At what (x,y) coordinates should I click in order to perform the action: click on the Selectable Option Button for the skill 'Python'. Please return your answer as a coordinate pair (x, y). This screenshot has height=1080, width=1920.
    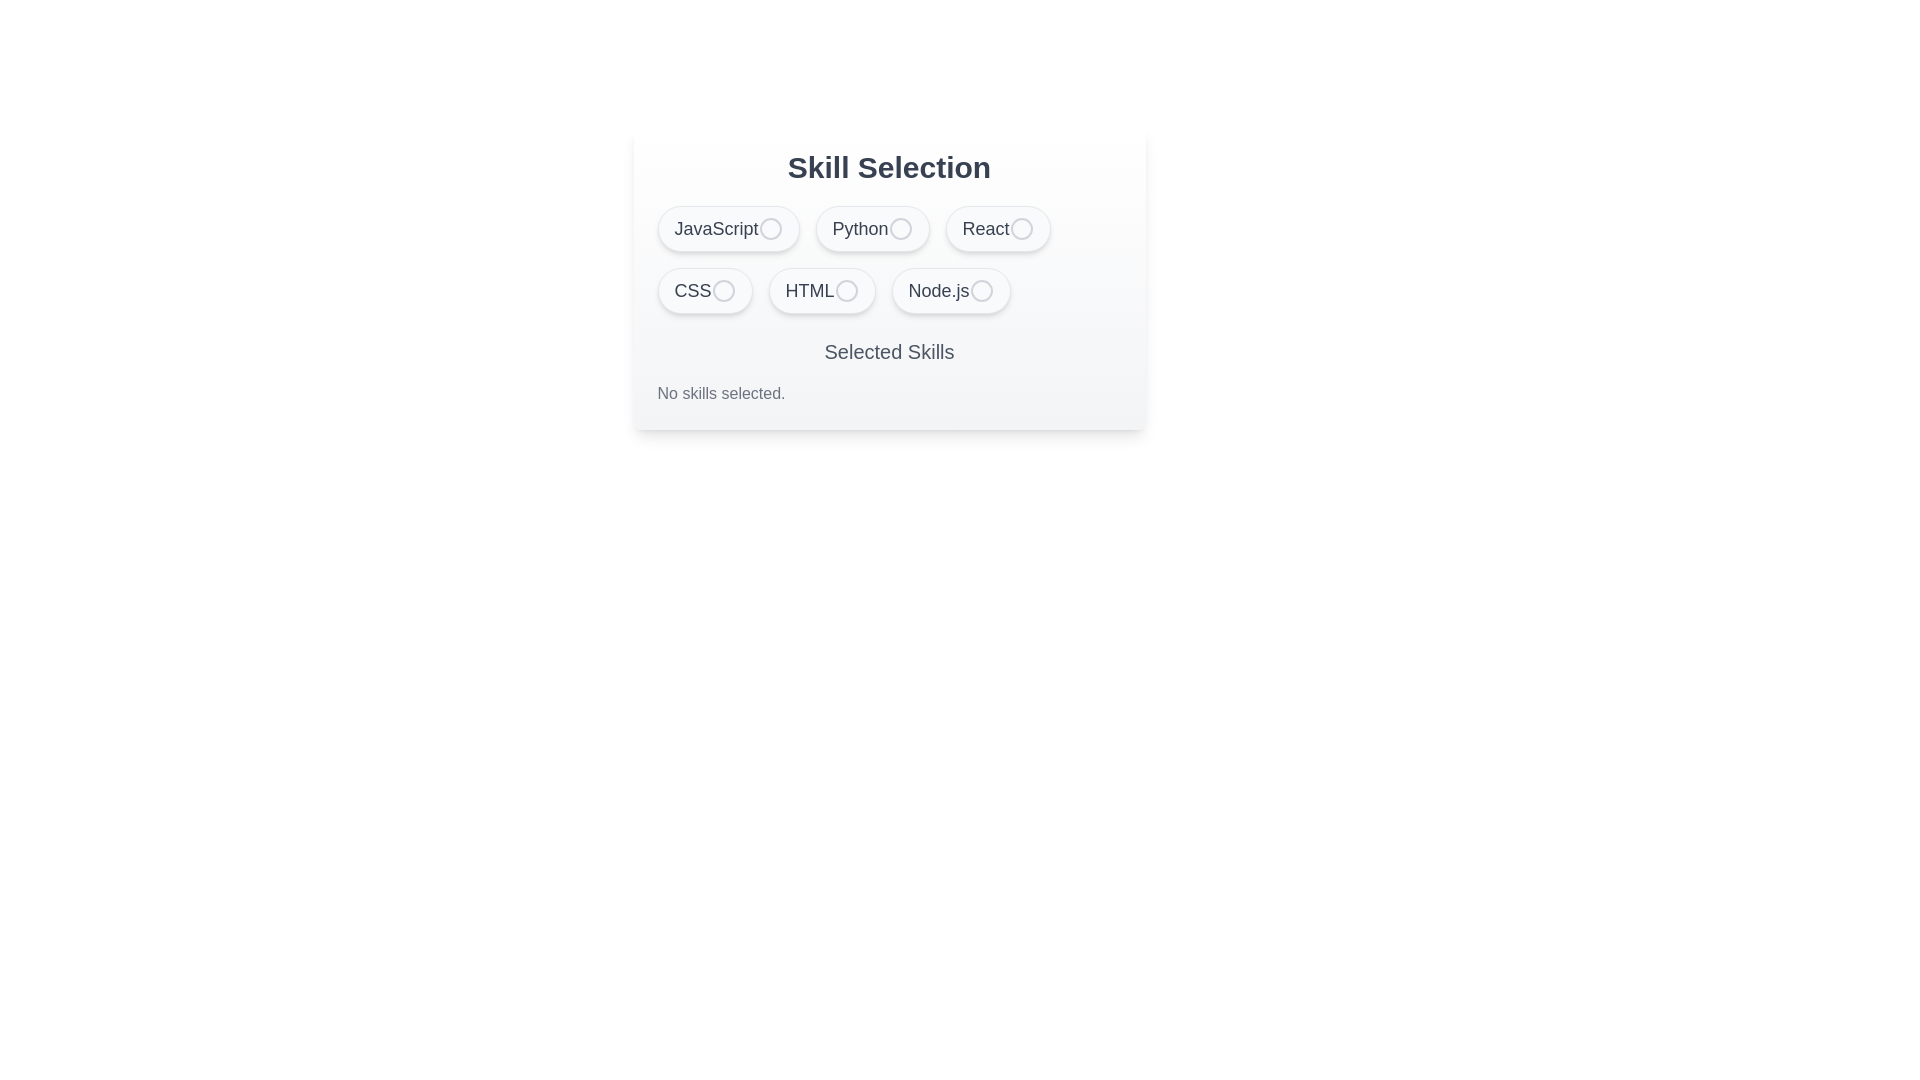
    Looking at the image, I should click on (872, 227).